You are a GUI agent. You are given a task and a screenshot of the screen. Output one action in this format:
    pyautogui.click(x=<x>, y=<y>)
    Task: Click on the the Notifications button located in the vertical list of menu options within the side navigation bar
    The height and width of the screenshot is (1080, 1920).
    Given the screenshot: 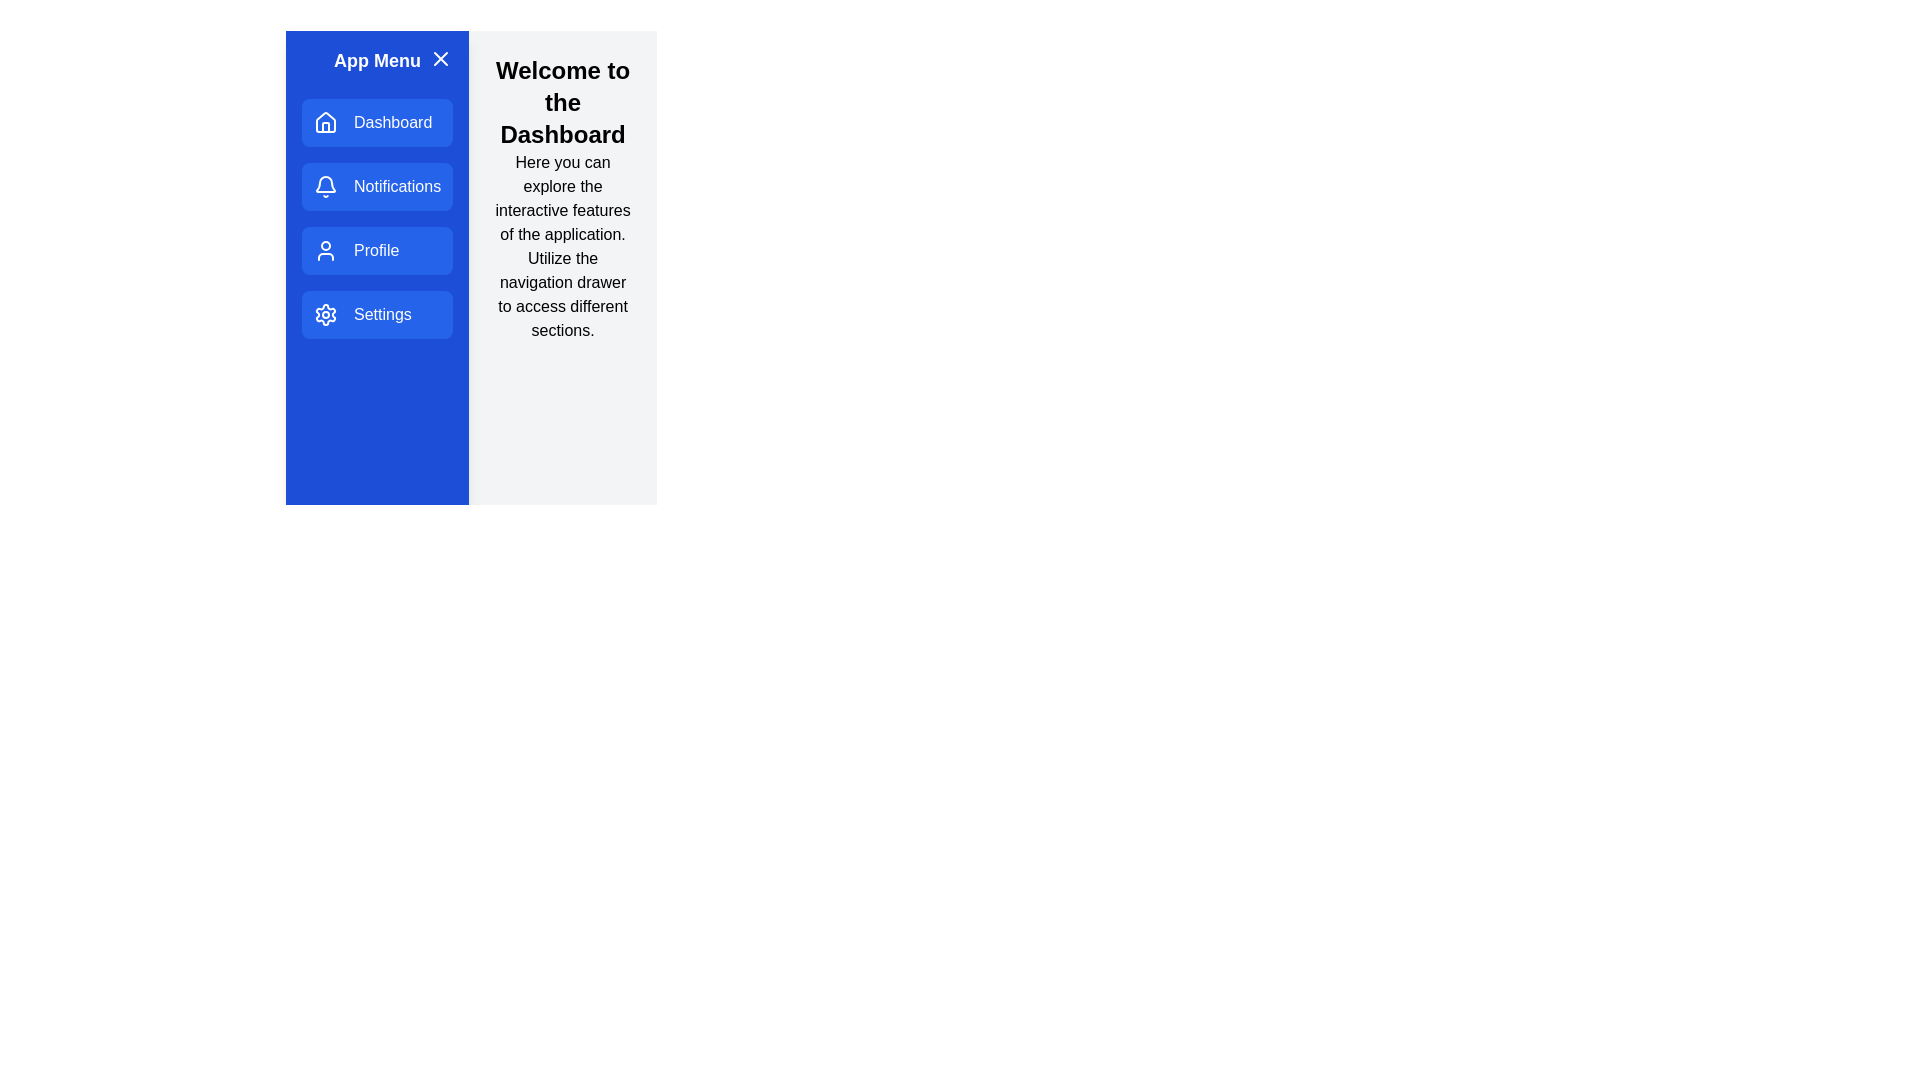 What is the action you would take?
    pyautogui.click(x=377, y=186)
    